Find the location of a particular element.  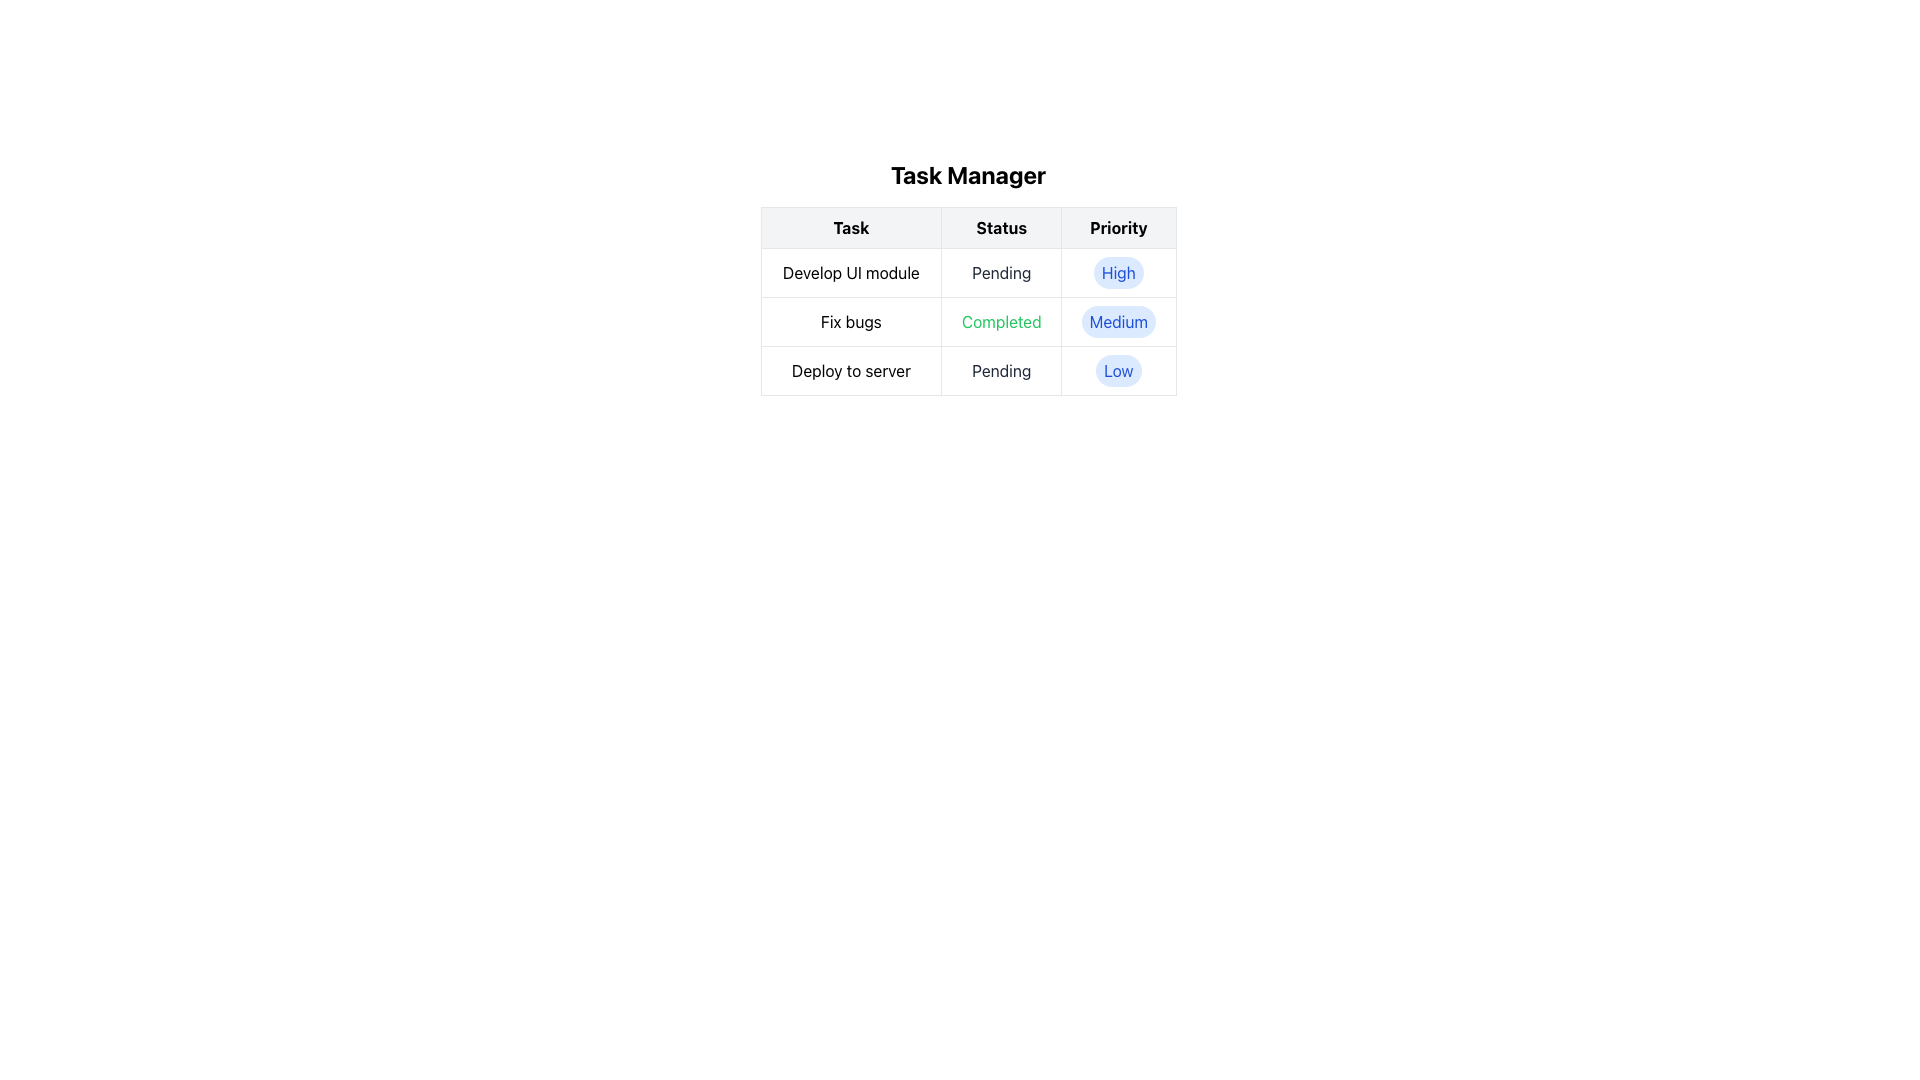

the 'Pending' status text label within the 'Task Manager' table, located in the second row and second column, which indicates the task 'Develop UI module.' is located at coordinates (1001, 273).